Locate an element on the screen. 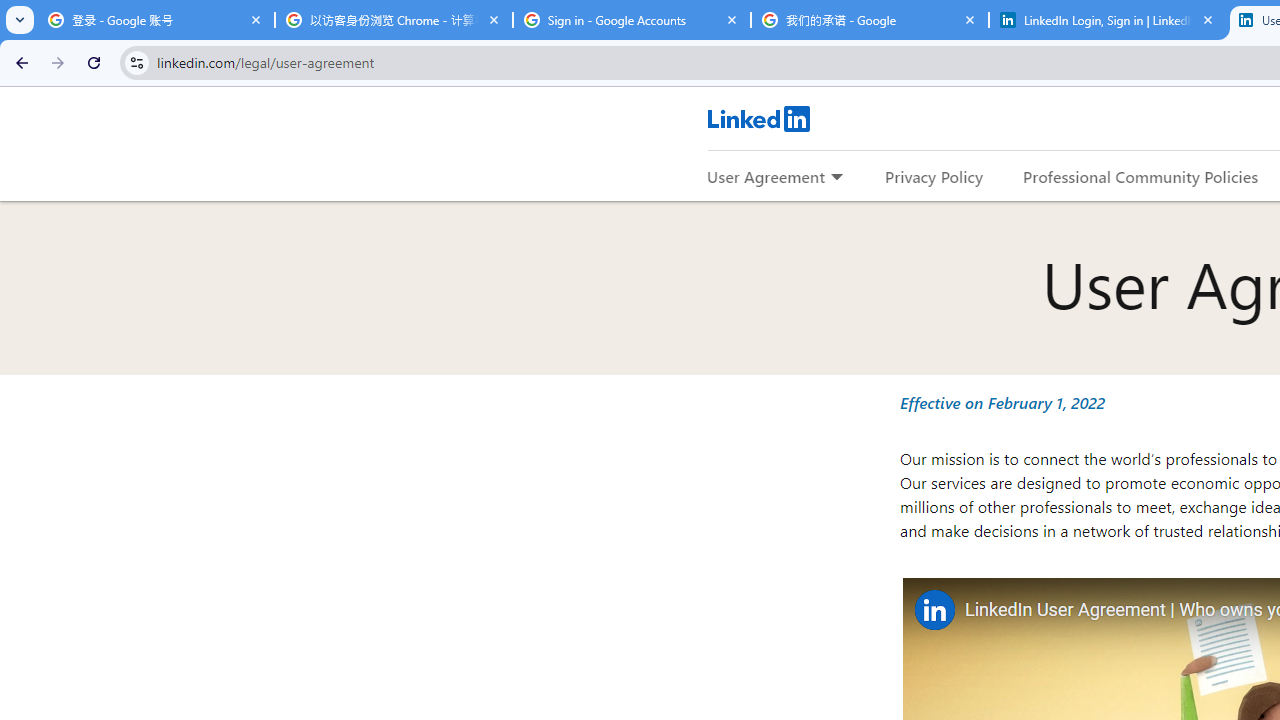  'Effective on February 1, 2022' is located at coordinates (1002, 402).